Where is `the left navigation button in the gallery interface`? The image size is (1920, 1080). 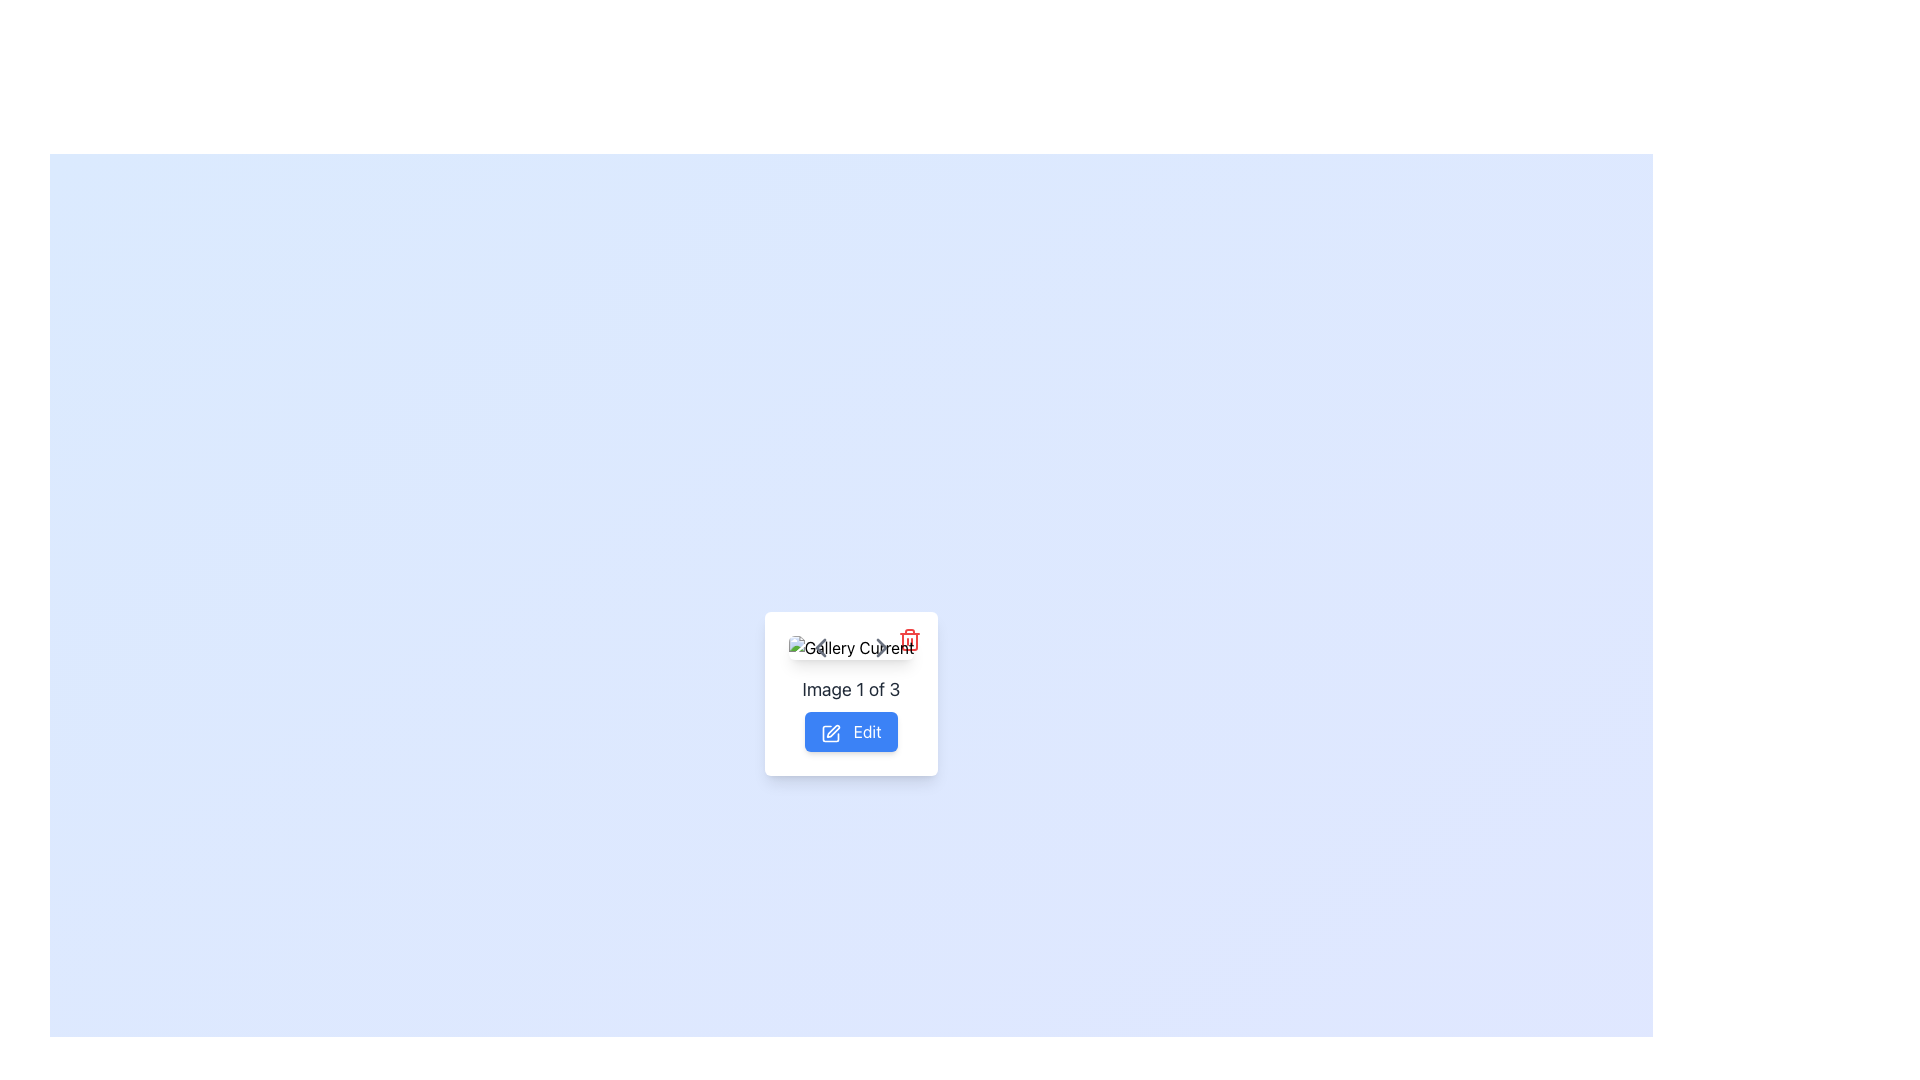
the left navigation button in the gallery interface is located at coordinates (820, 648).